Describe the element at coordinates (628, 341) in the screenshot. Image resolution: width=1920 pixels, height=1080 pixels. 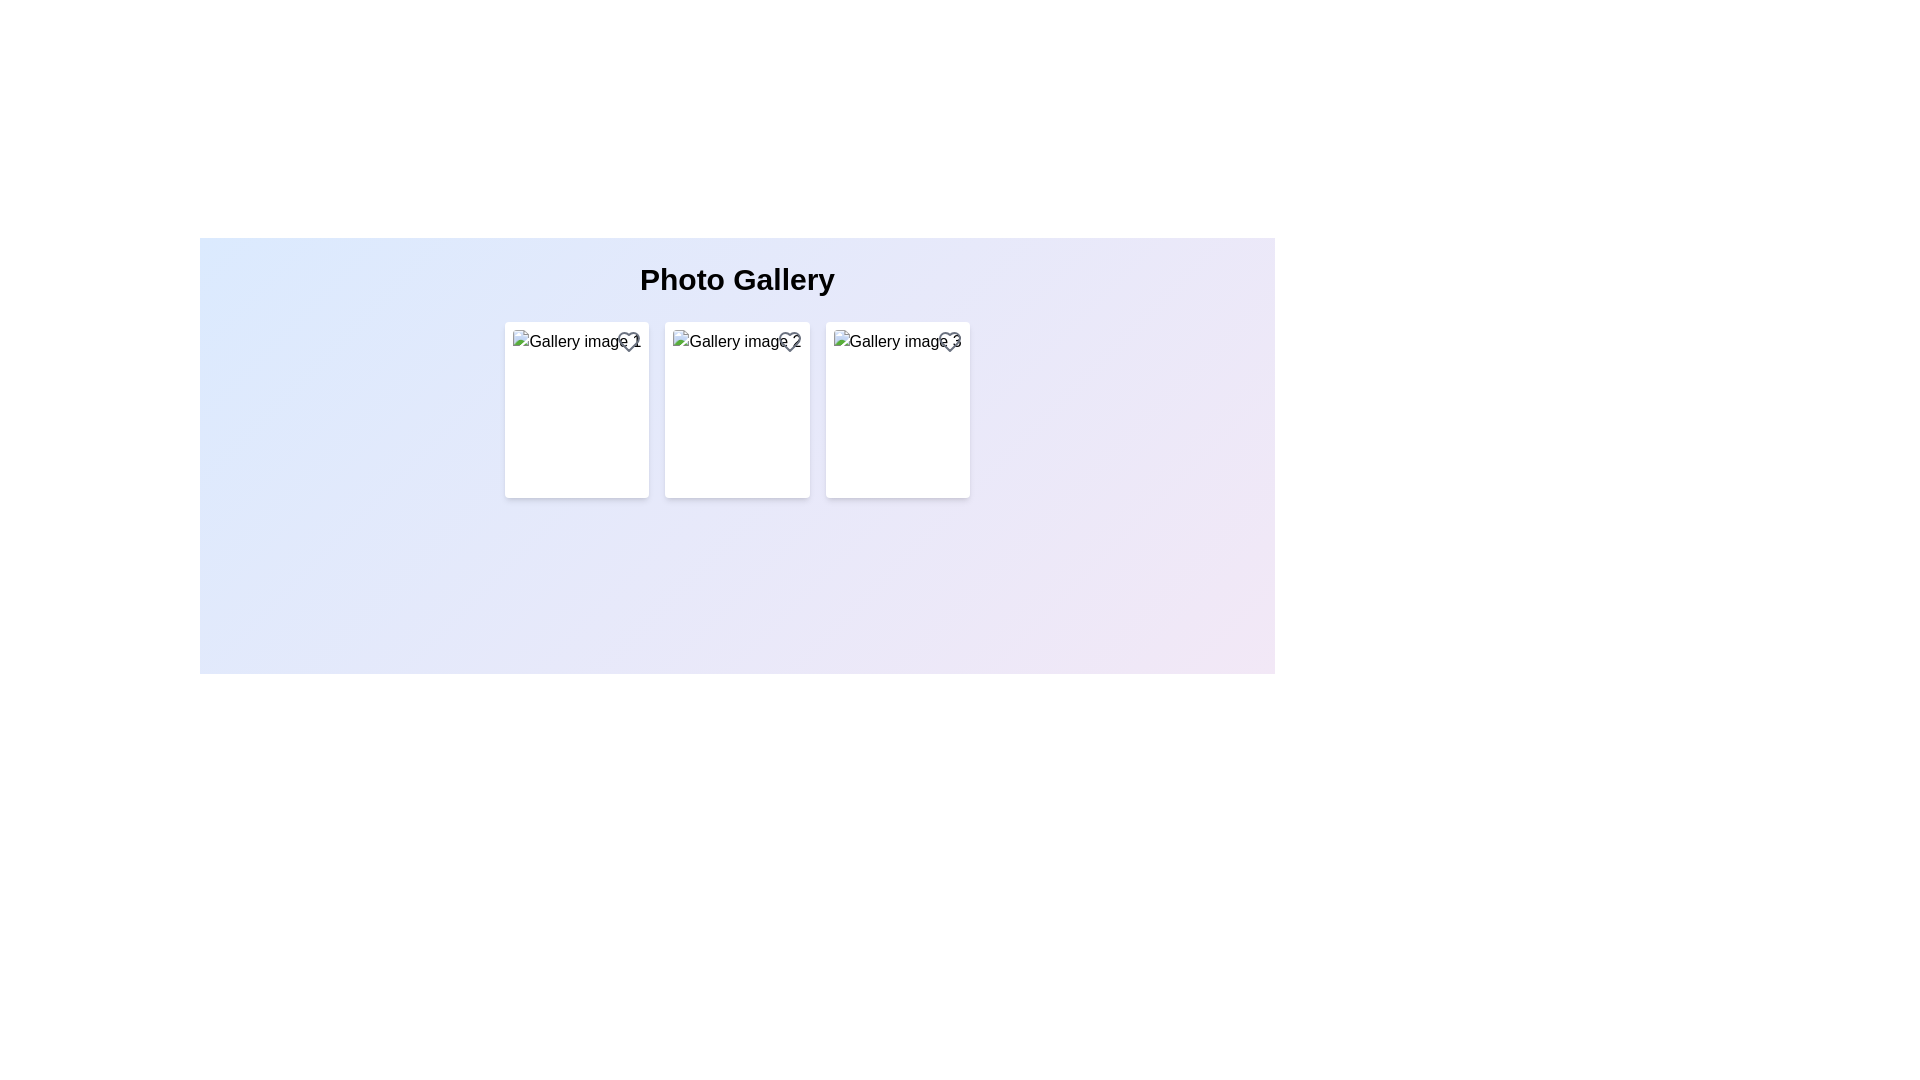
I see `the favorite icon located in the top-right corner of the first card labeled 'Gallery image 1' to mark the item as a favorite` at that location.